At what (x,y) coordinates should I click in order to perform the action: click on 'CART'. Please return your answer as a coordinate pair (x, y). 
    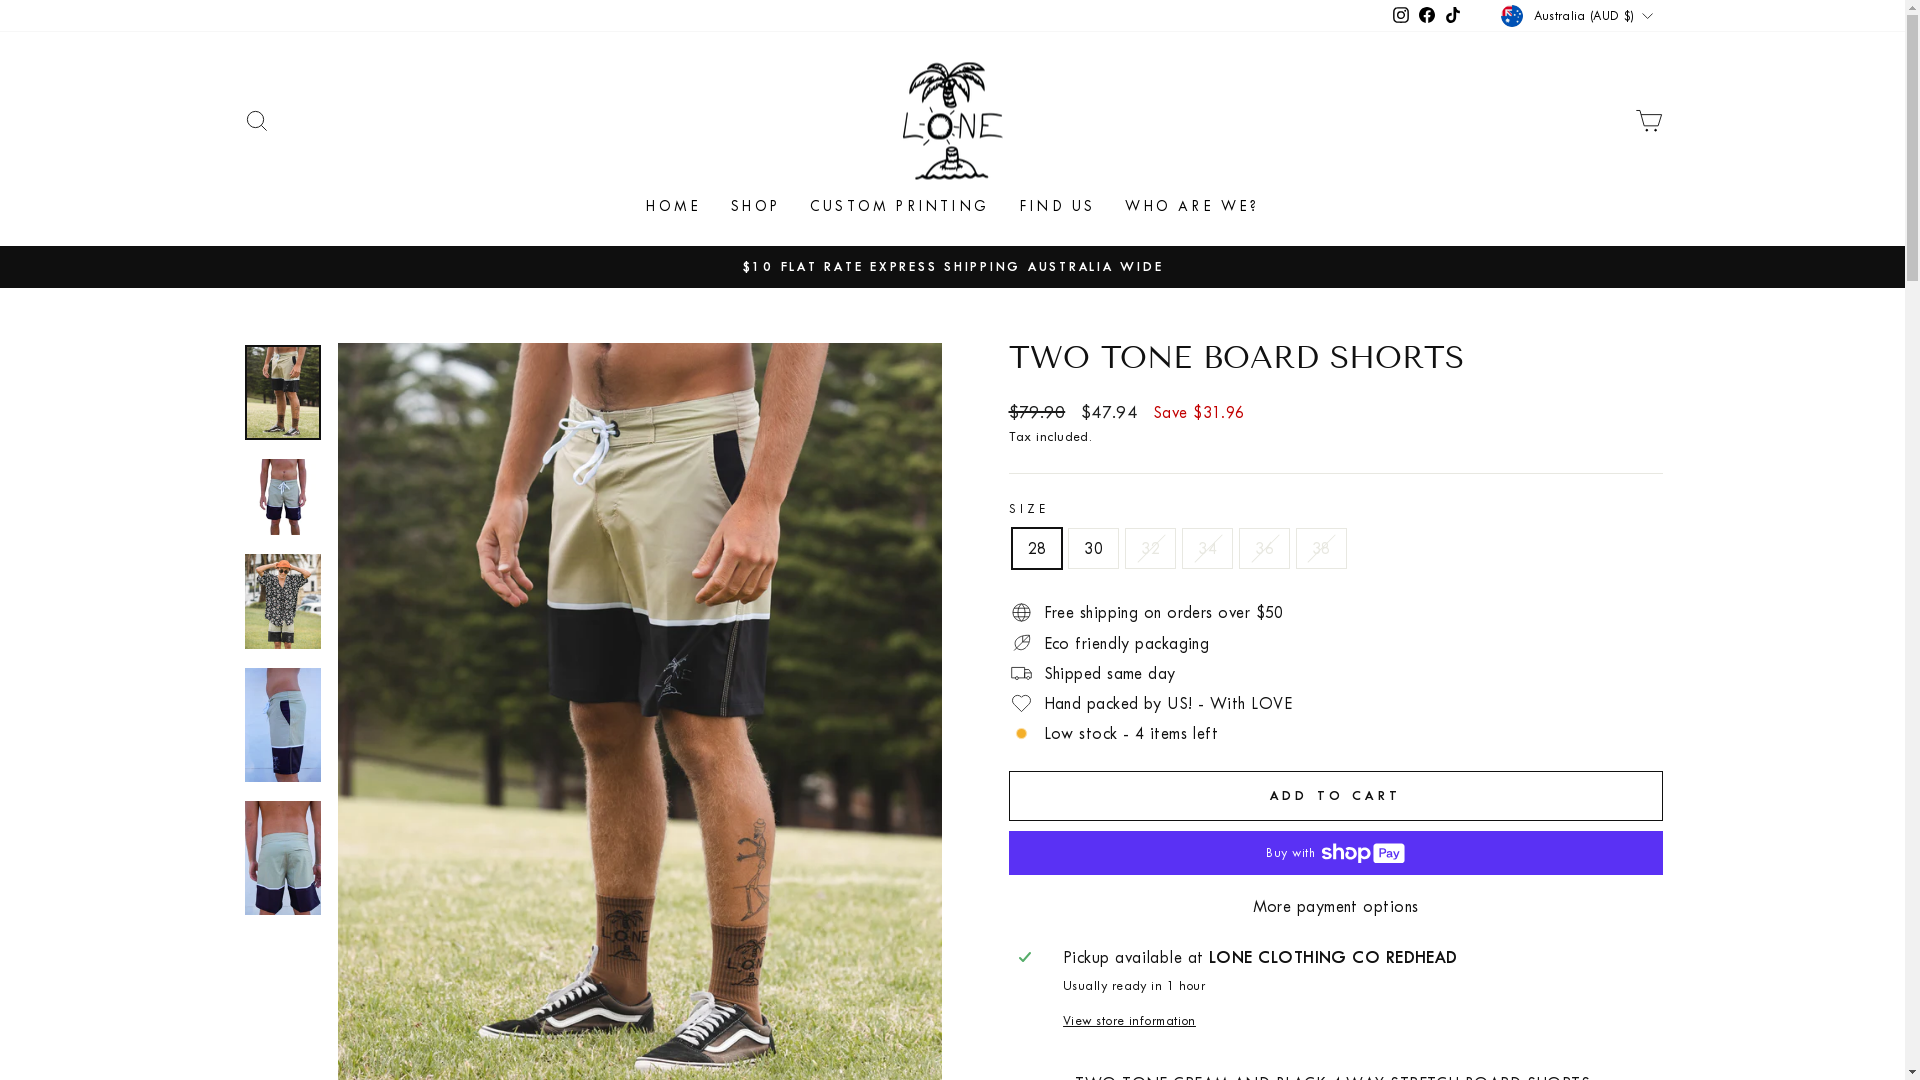
    Looking at the image, I should click on (1647, 120).